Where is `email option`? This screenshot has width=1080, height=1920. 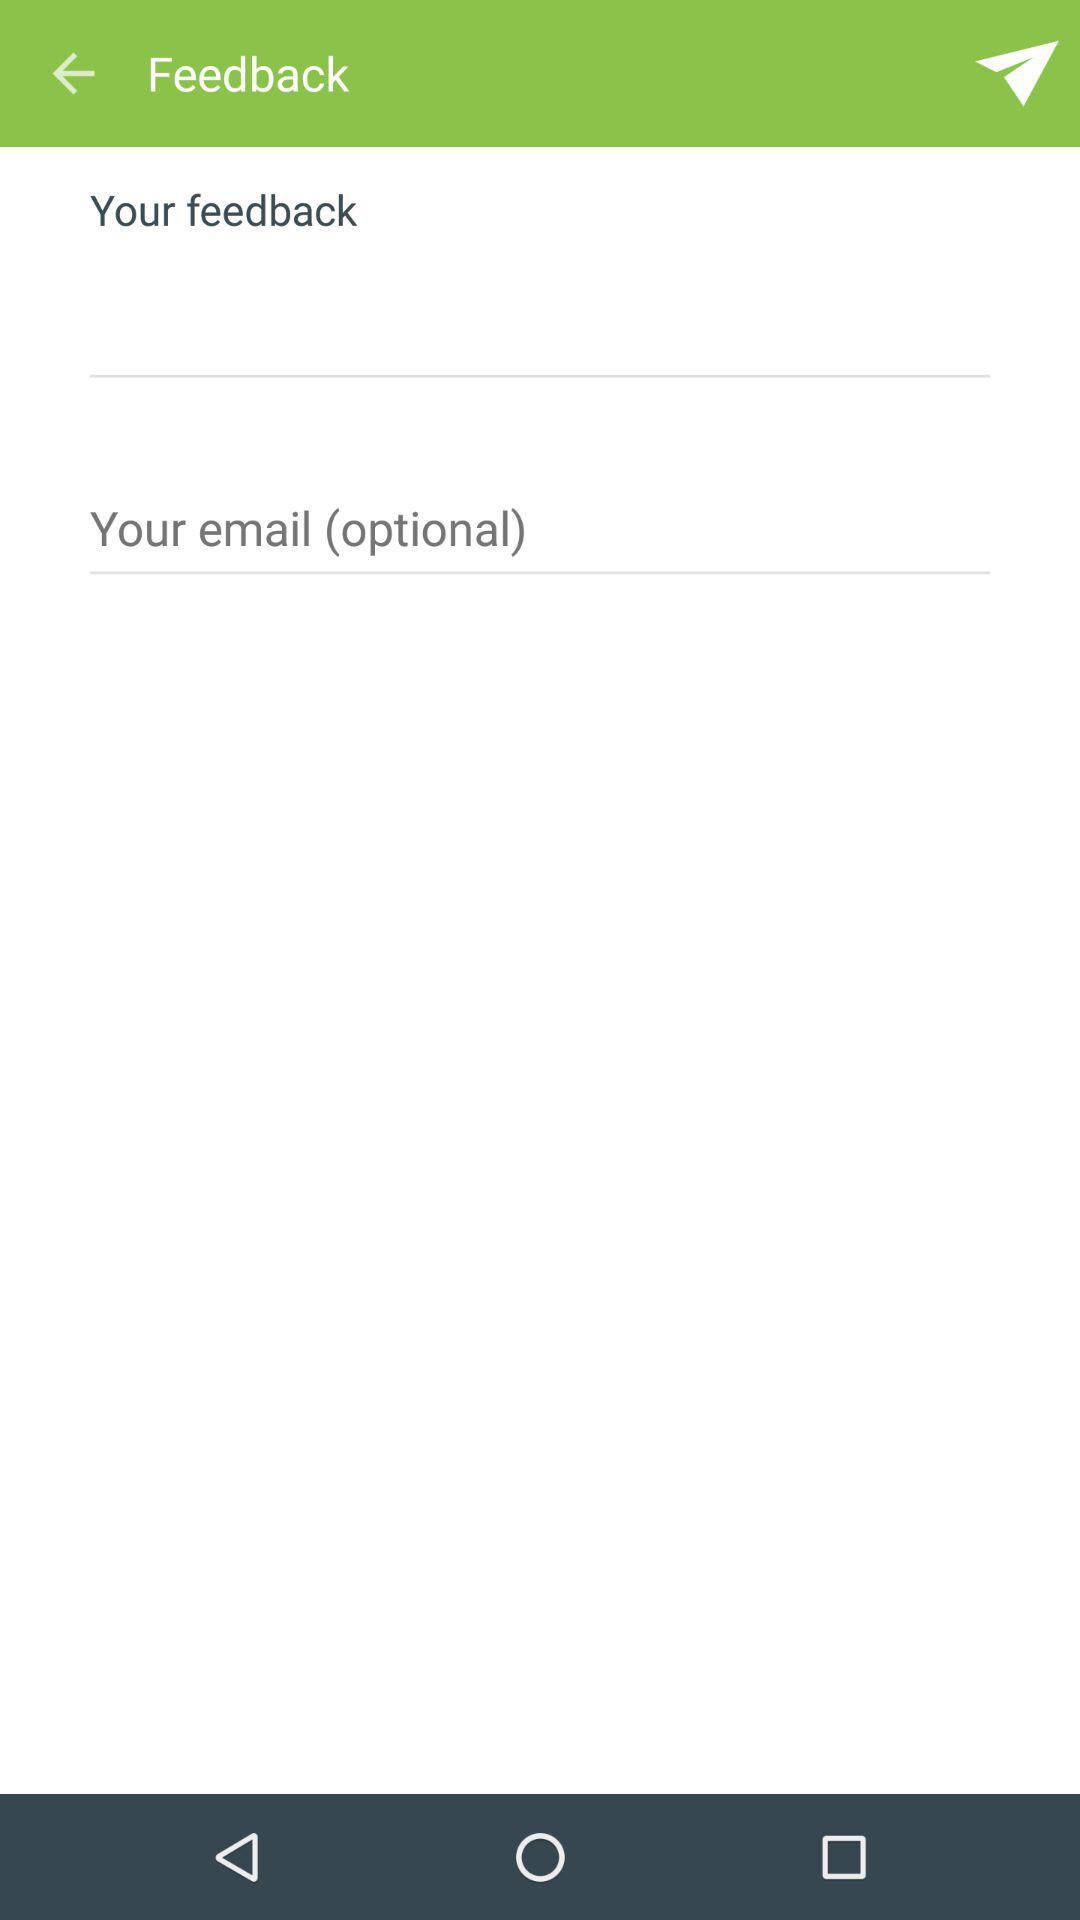
email option is located at coordinates (540, 535).